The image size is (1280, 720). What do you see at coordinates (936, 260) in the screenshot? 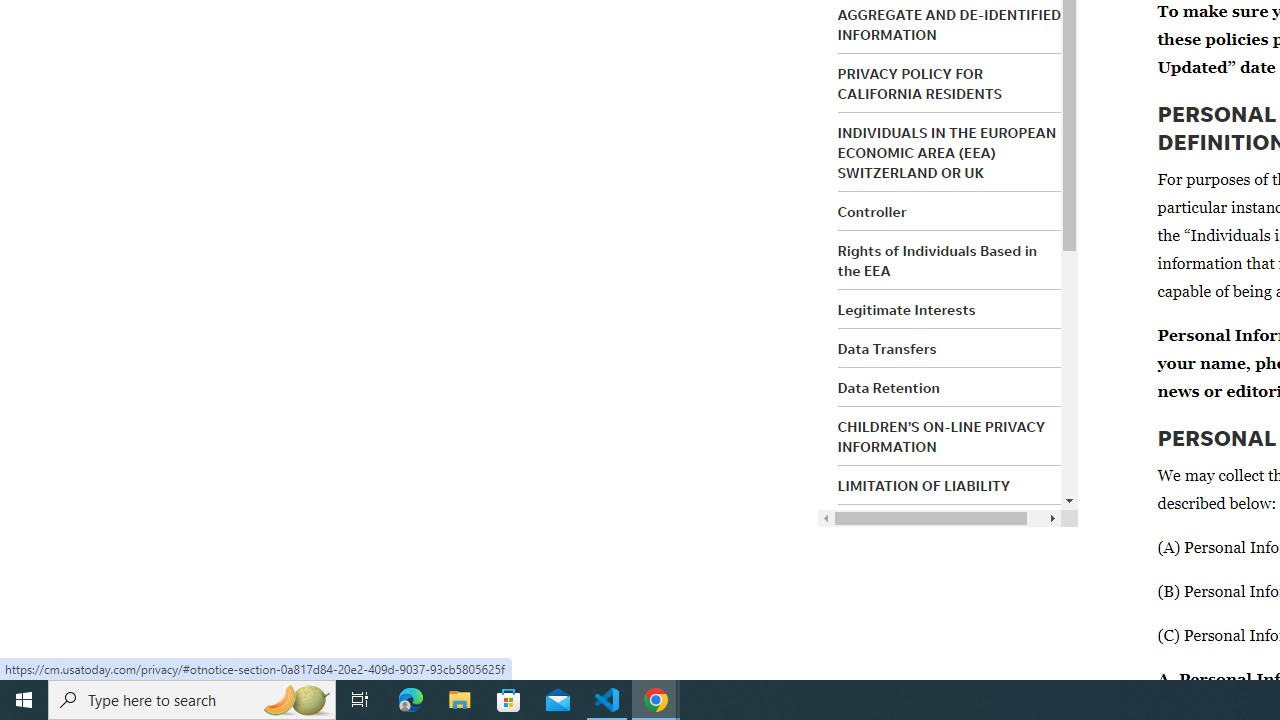
I see `'Rights of Individuals Based in the EEA'` at bounding box center [936, 260].